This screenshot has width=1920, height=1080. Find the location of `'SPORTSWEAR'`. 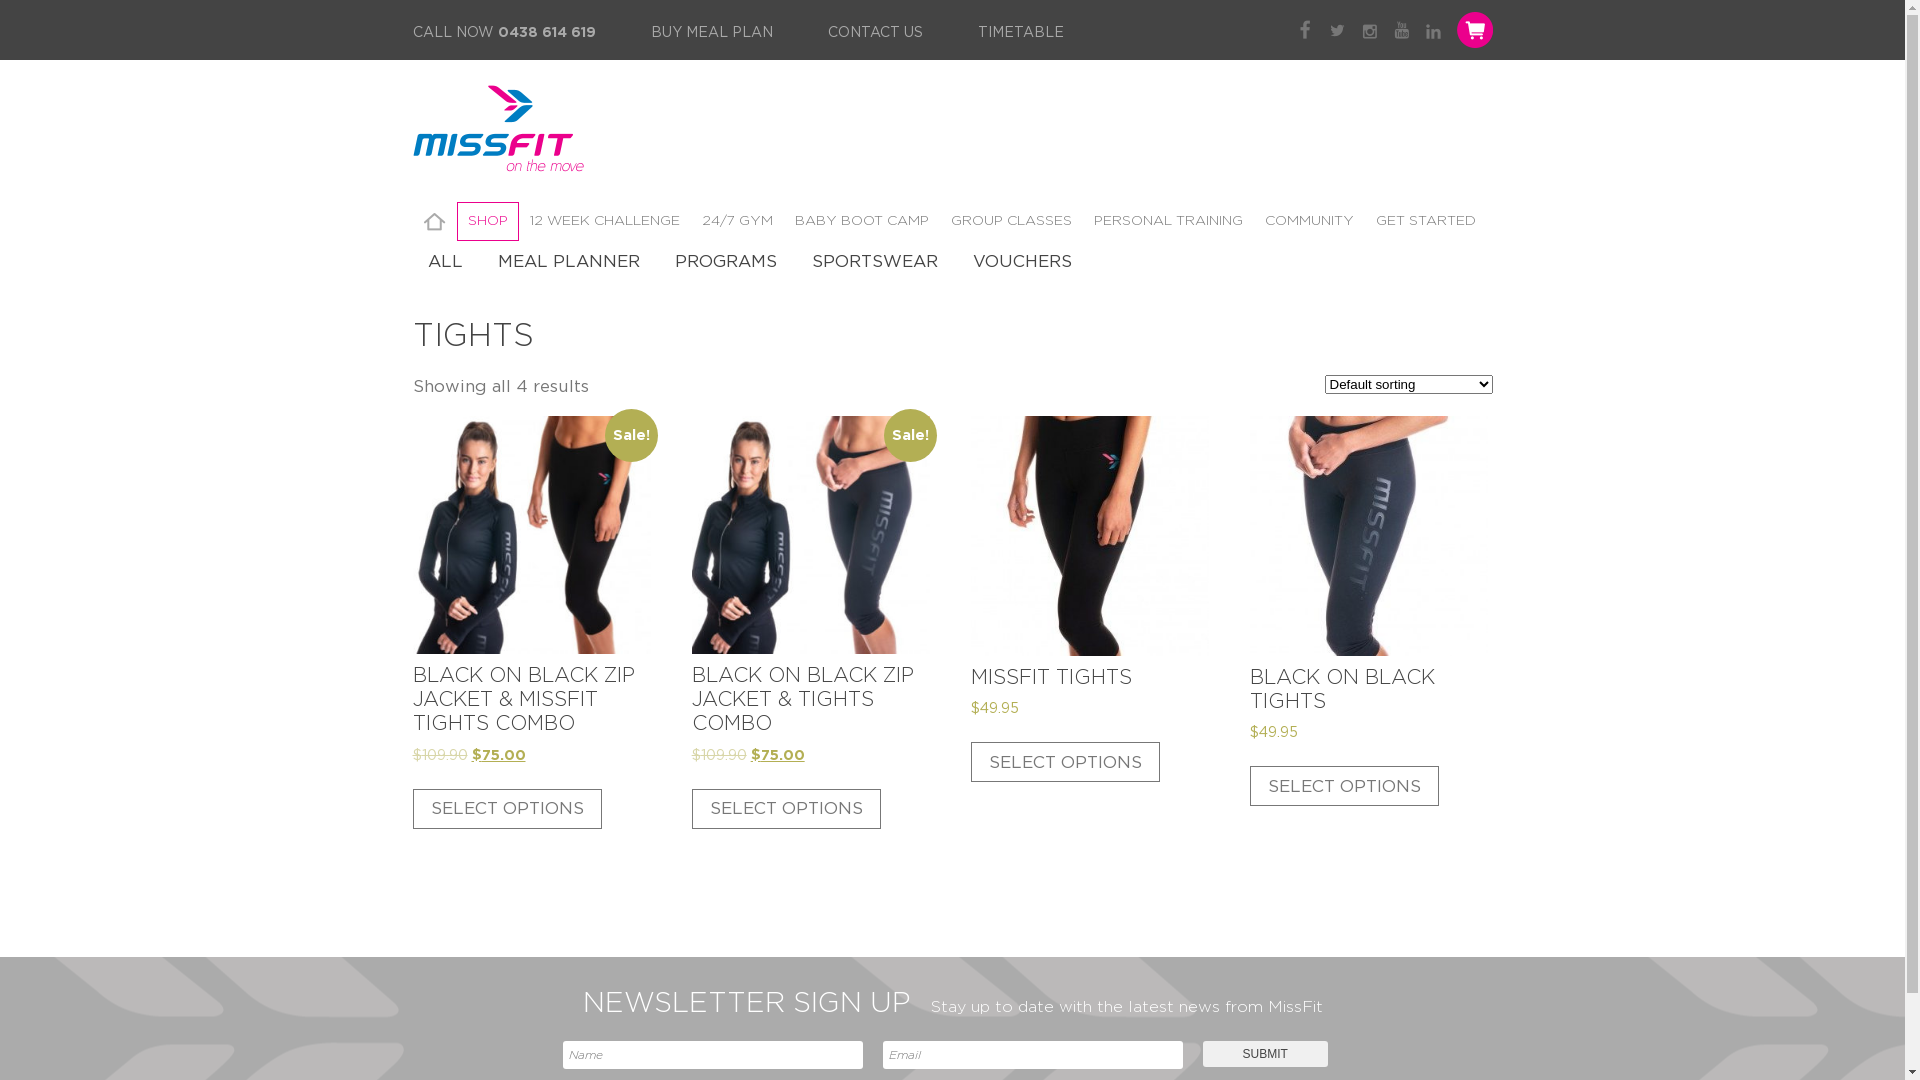

'SPORTSWEAR' is located at coordinates (873, 260).